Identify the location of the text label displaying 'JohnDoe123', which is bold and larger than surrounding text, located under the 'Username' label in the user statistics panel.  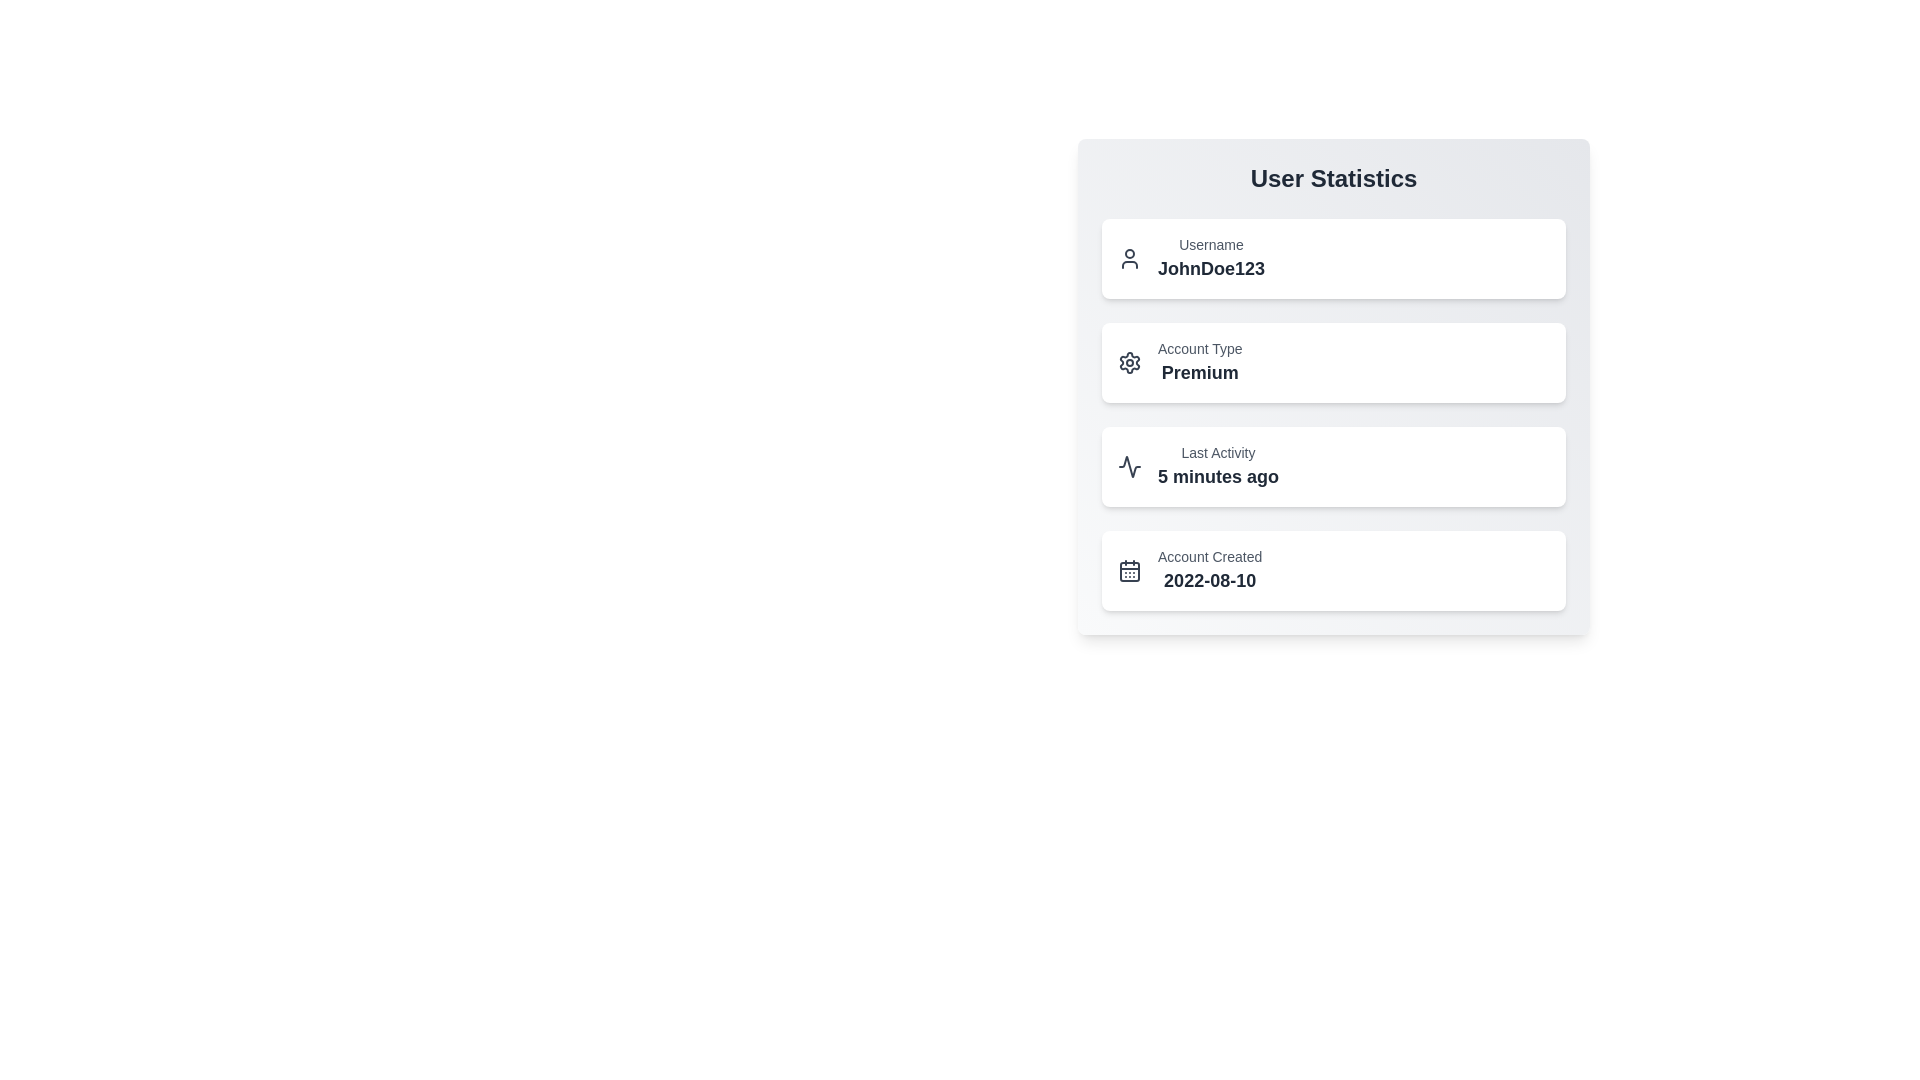
(1210, 268).